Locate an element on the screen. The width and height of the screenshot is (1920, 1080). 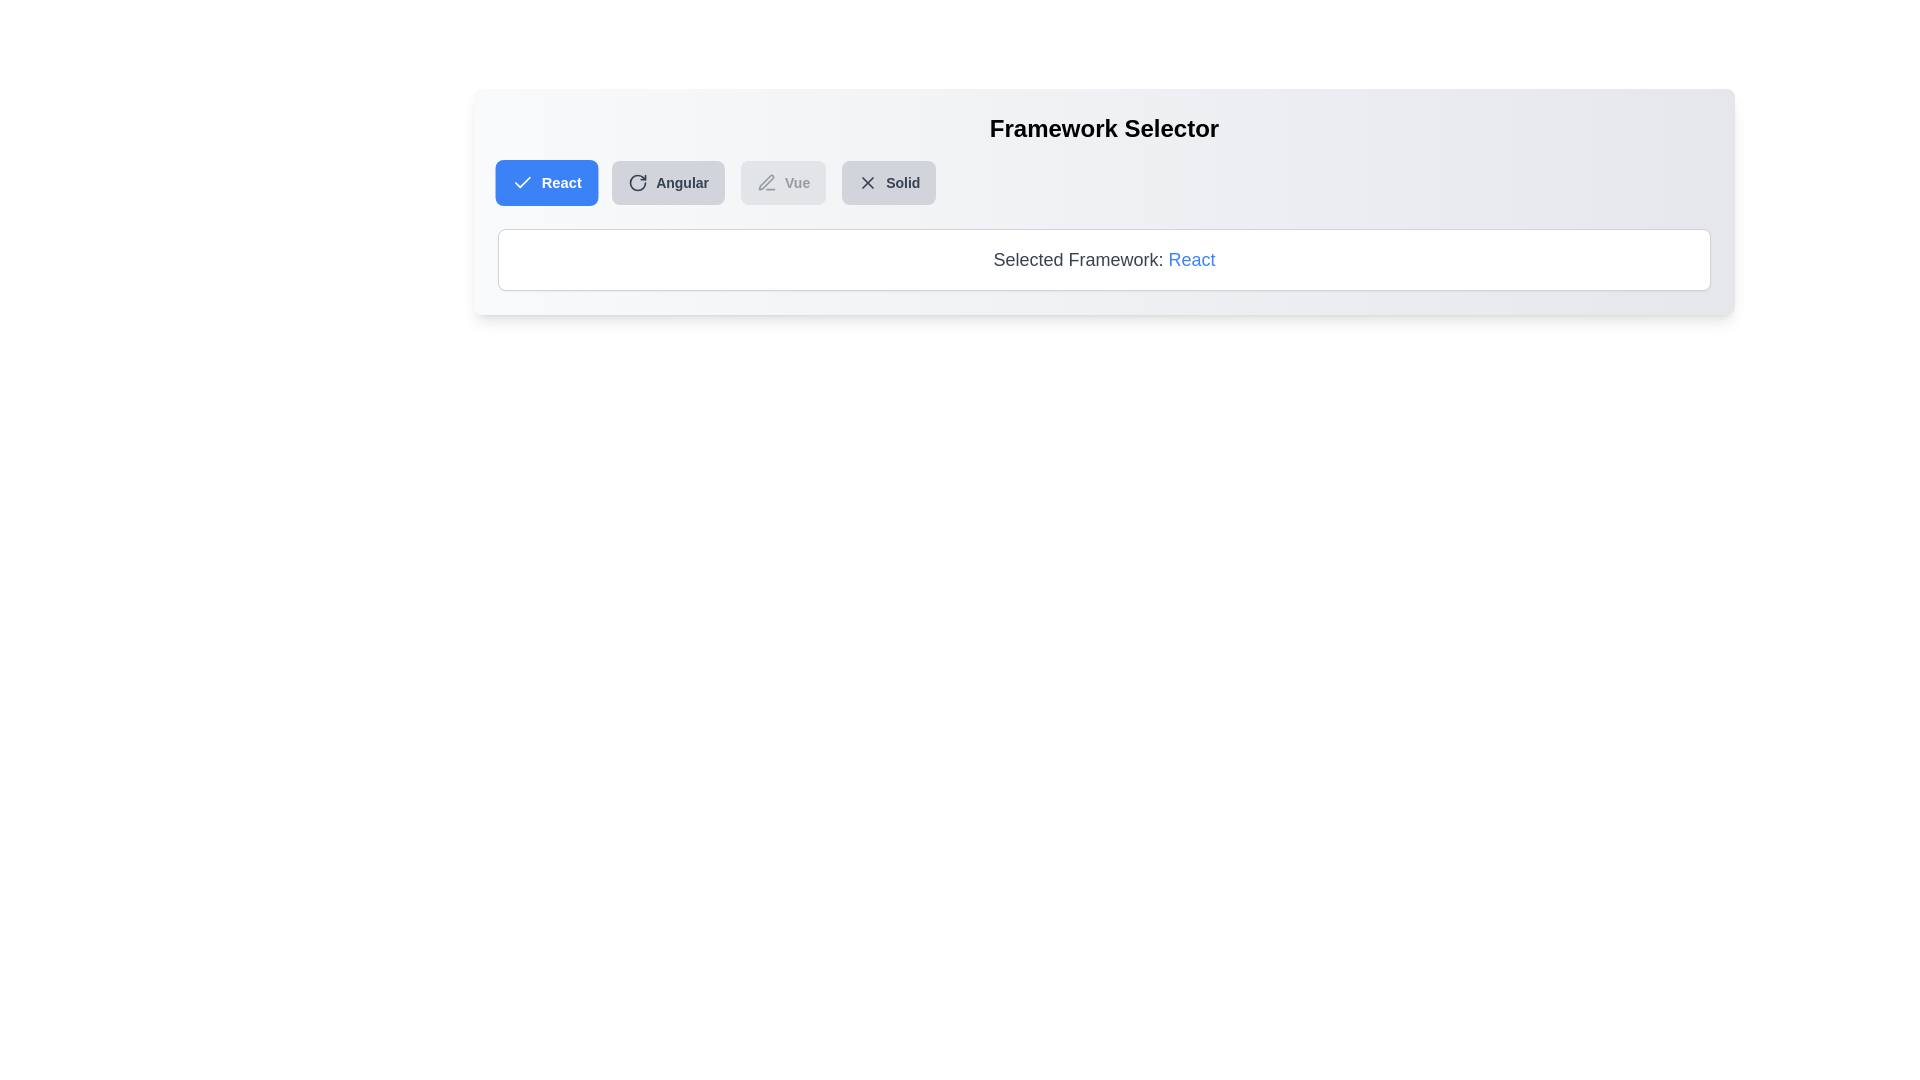
the 'Solid' button, which is a rectangular button with rounded corners, light gray background, and dark gray text, prominently labeled 'Solid' with an 'X' icon to its left. It is located to the right of the 'Vue' button in a horizontal selection menu is located at coordinates (888, 182).